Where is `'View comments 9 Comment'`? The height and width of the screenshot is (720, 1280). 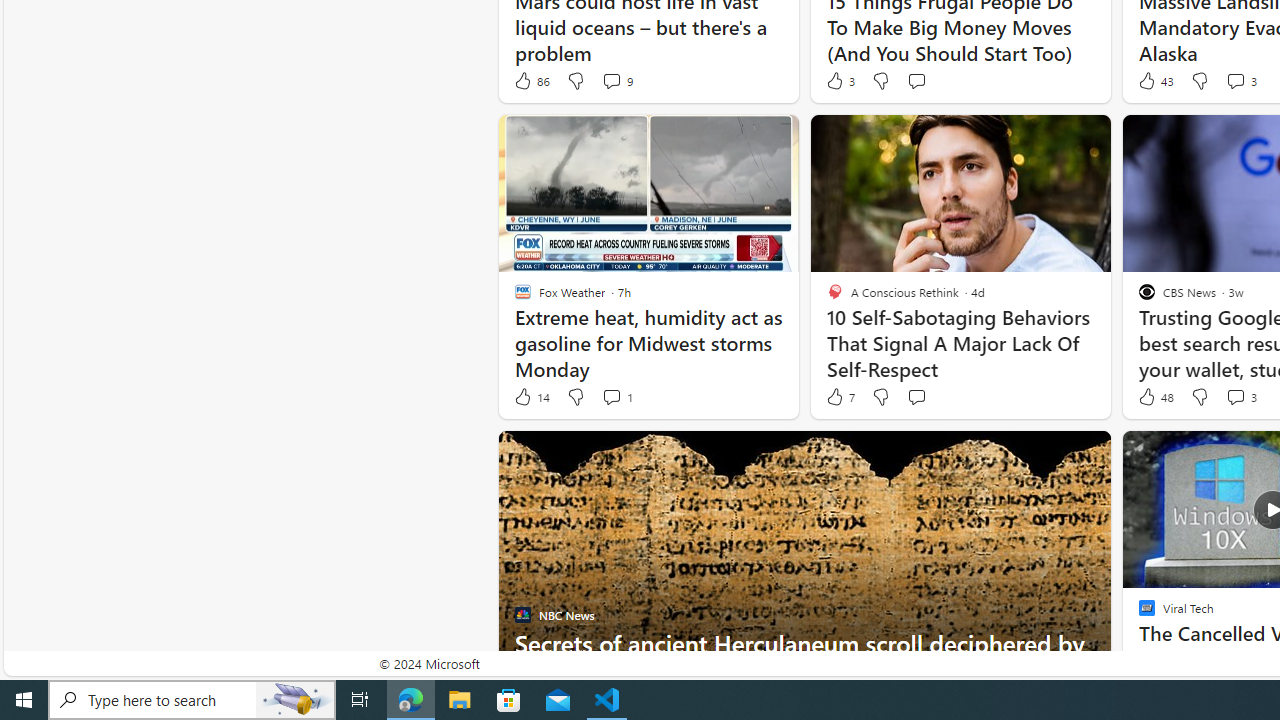
'View comments 9 Comment' is located at coordinates (615, 80).